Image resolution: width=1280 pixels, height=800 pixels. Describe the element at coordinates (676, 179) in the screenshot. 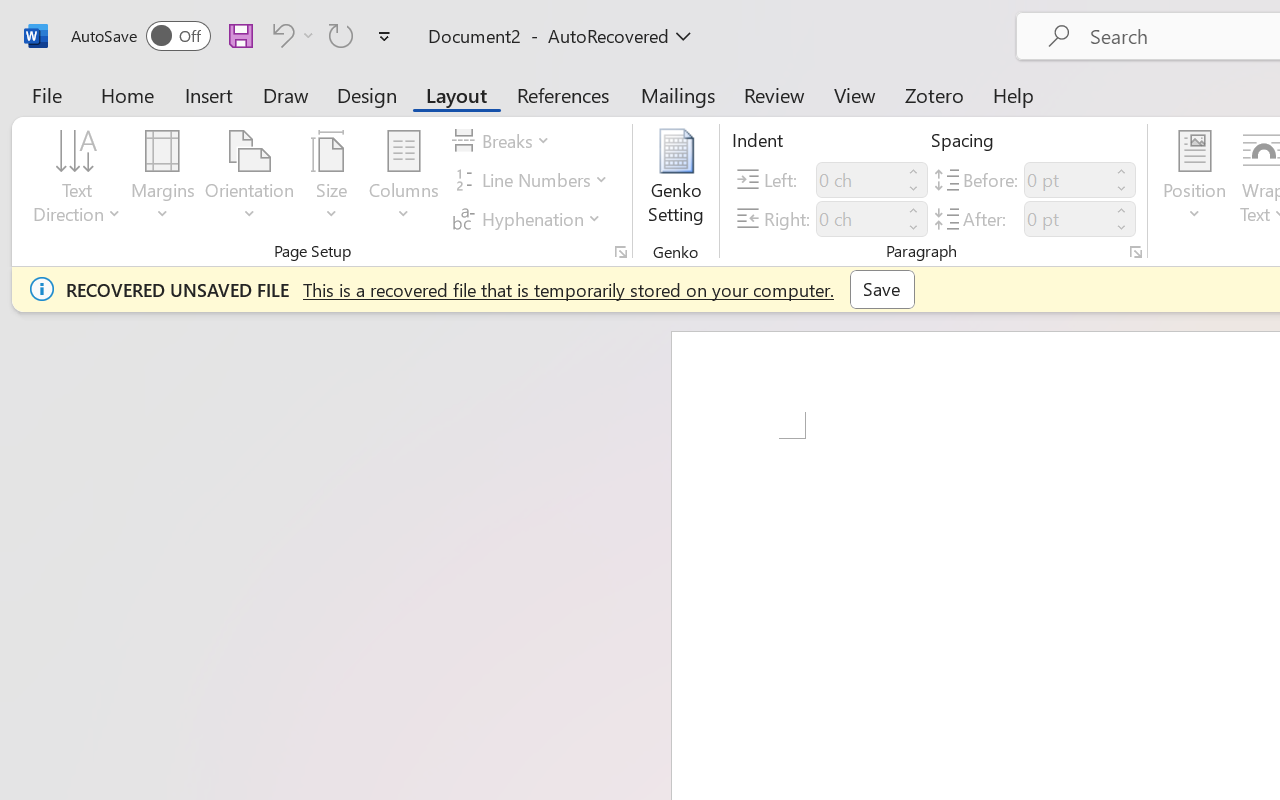

I see `'Genko Setting...'` at that location.